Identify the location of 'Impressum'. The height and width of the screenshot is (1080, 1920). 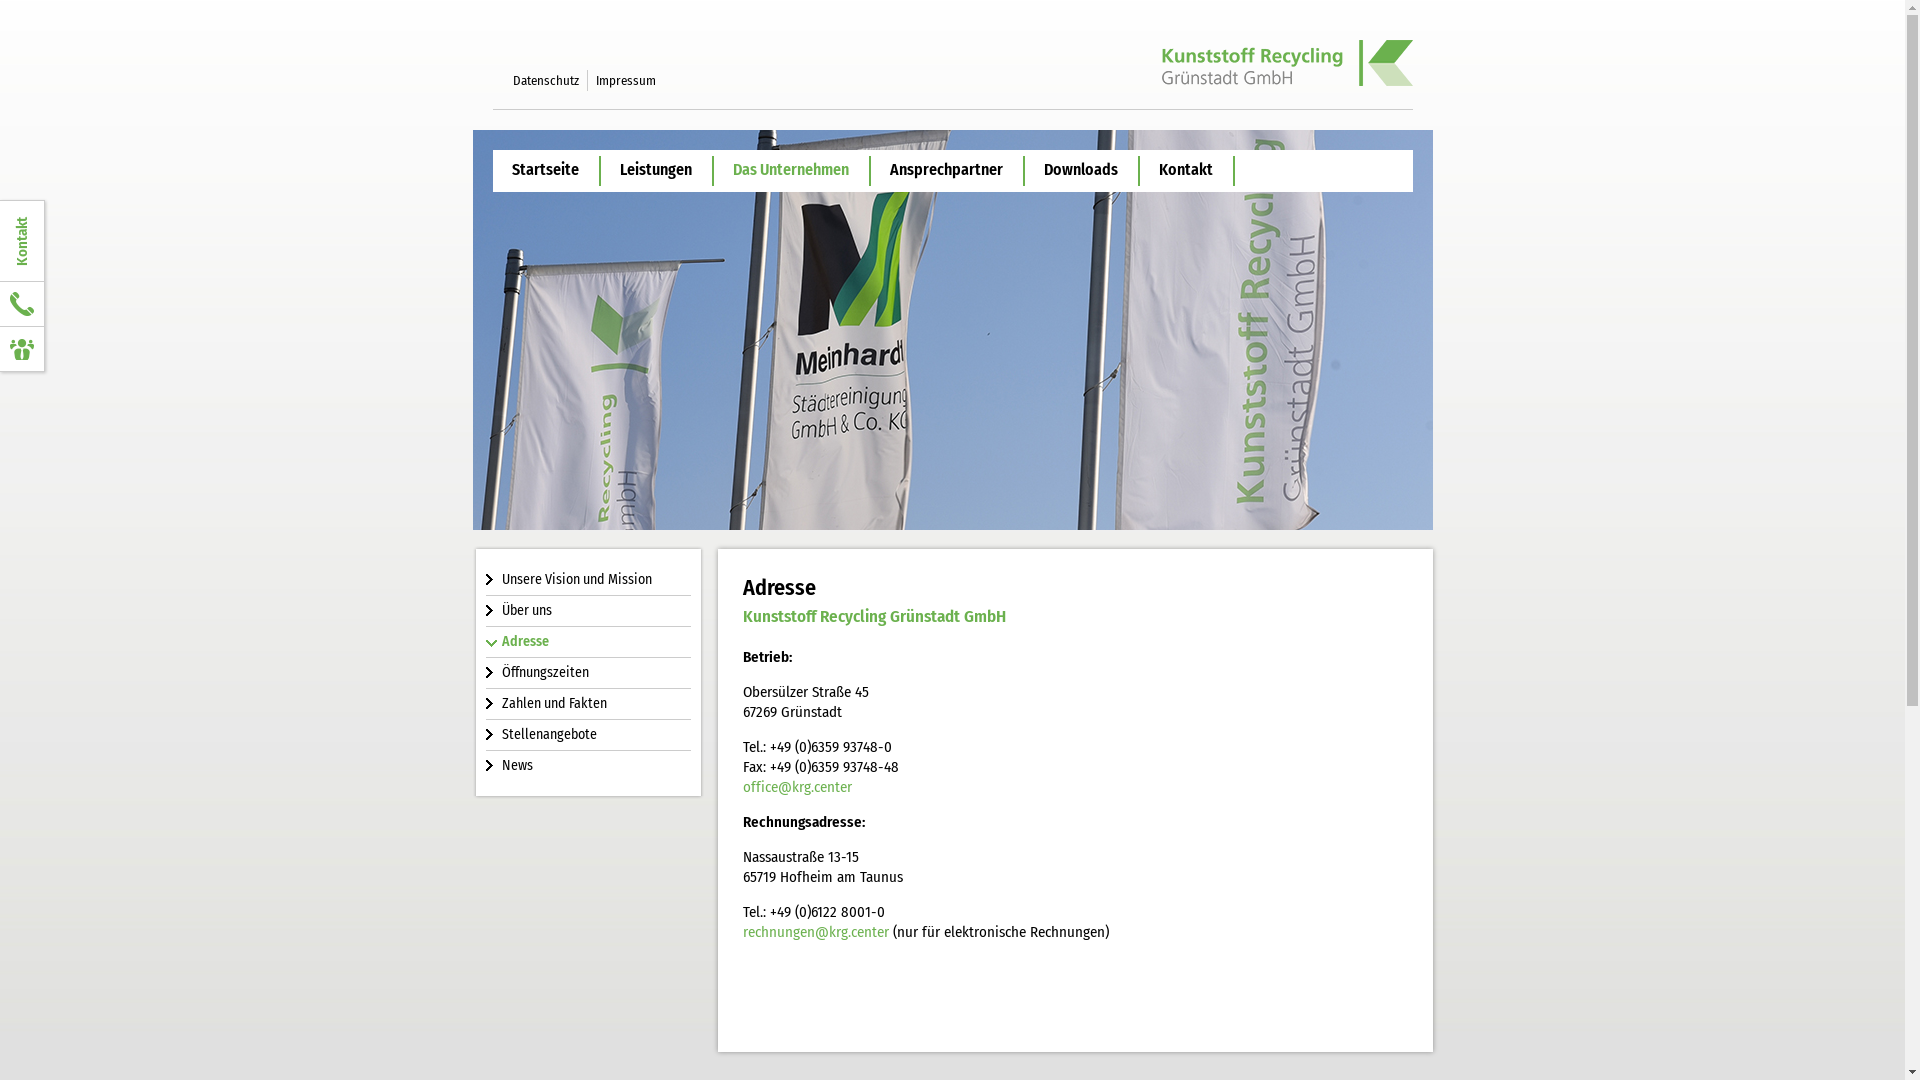
(624, 79).